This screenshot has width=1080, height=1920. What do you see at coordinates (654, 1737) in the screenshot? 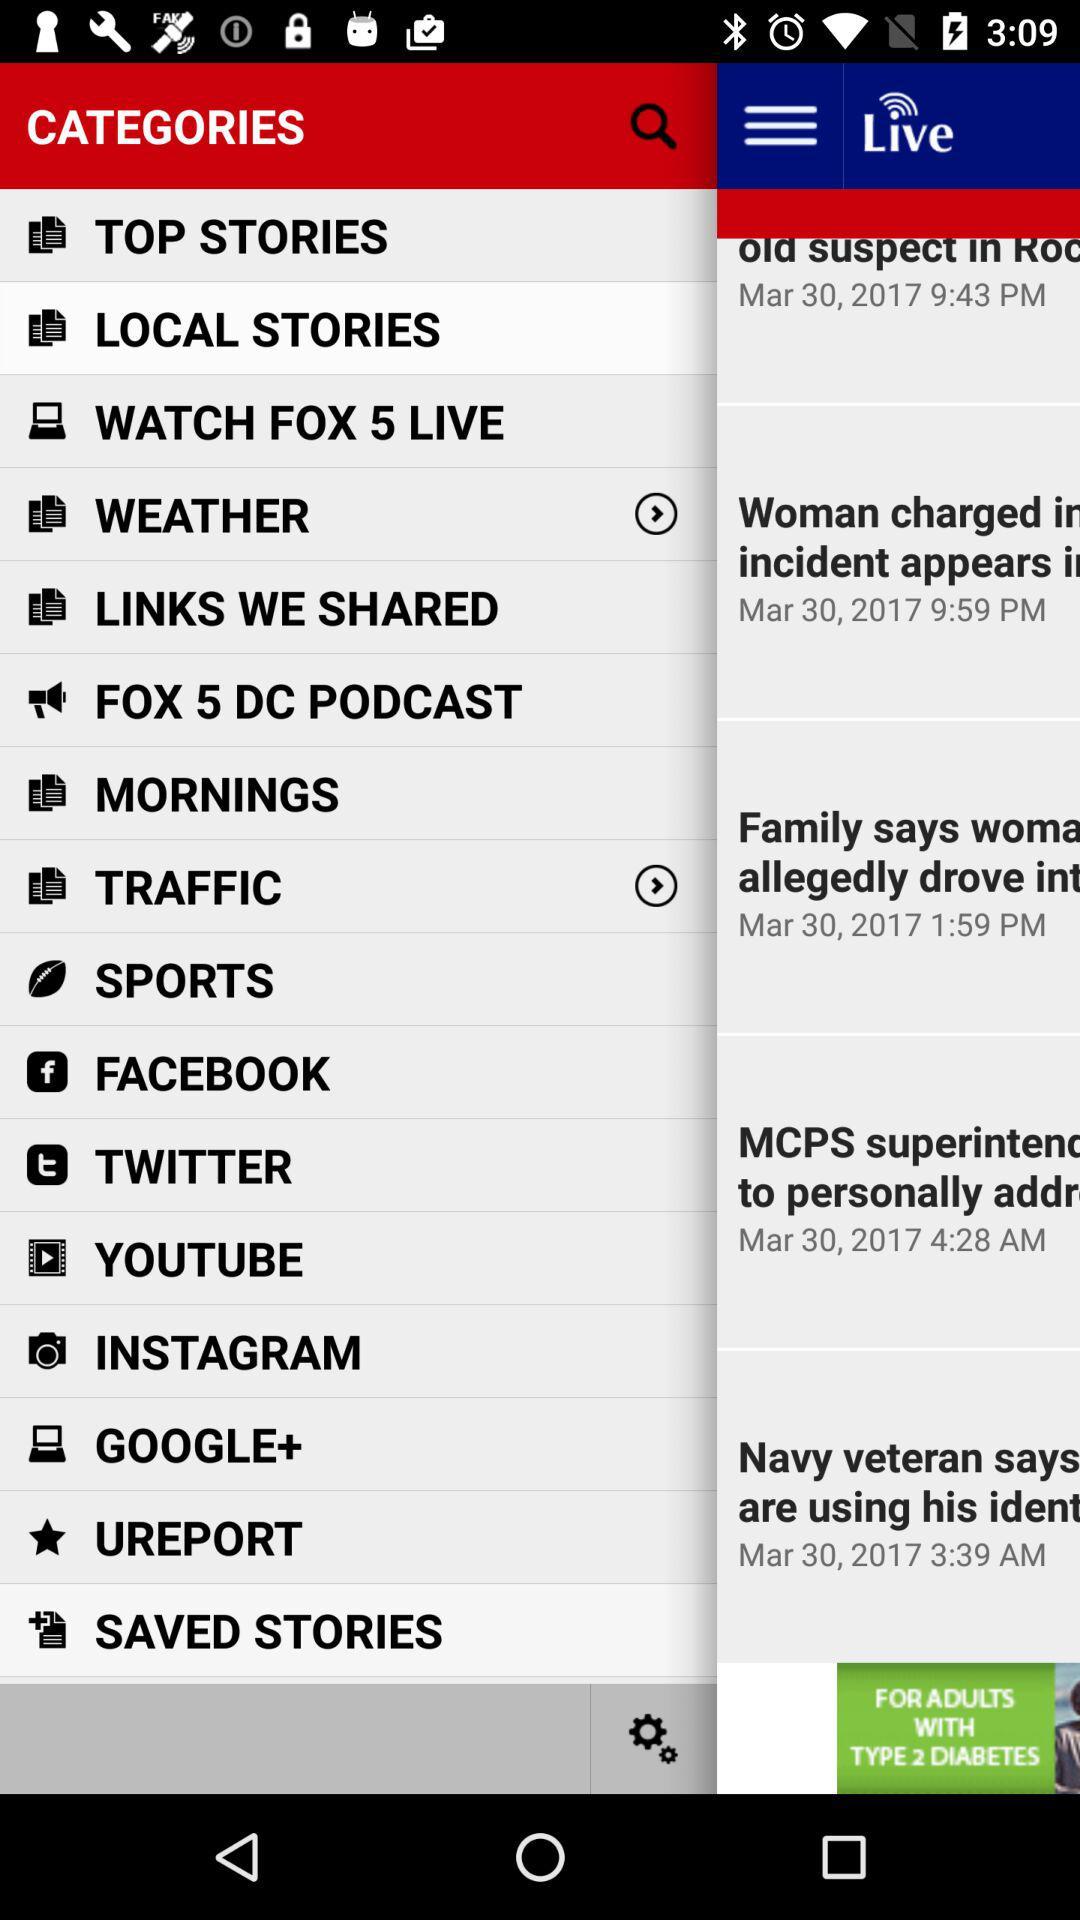
I see `the settings icon` at bounding box center [654, 1737].